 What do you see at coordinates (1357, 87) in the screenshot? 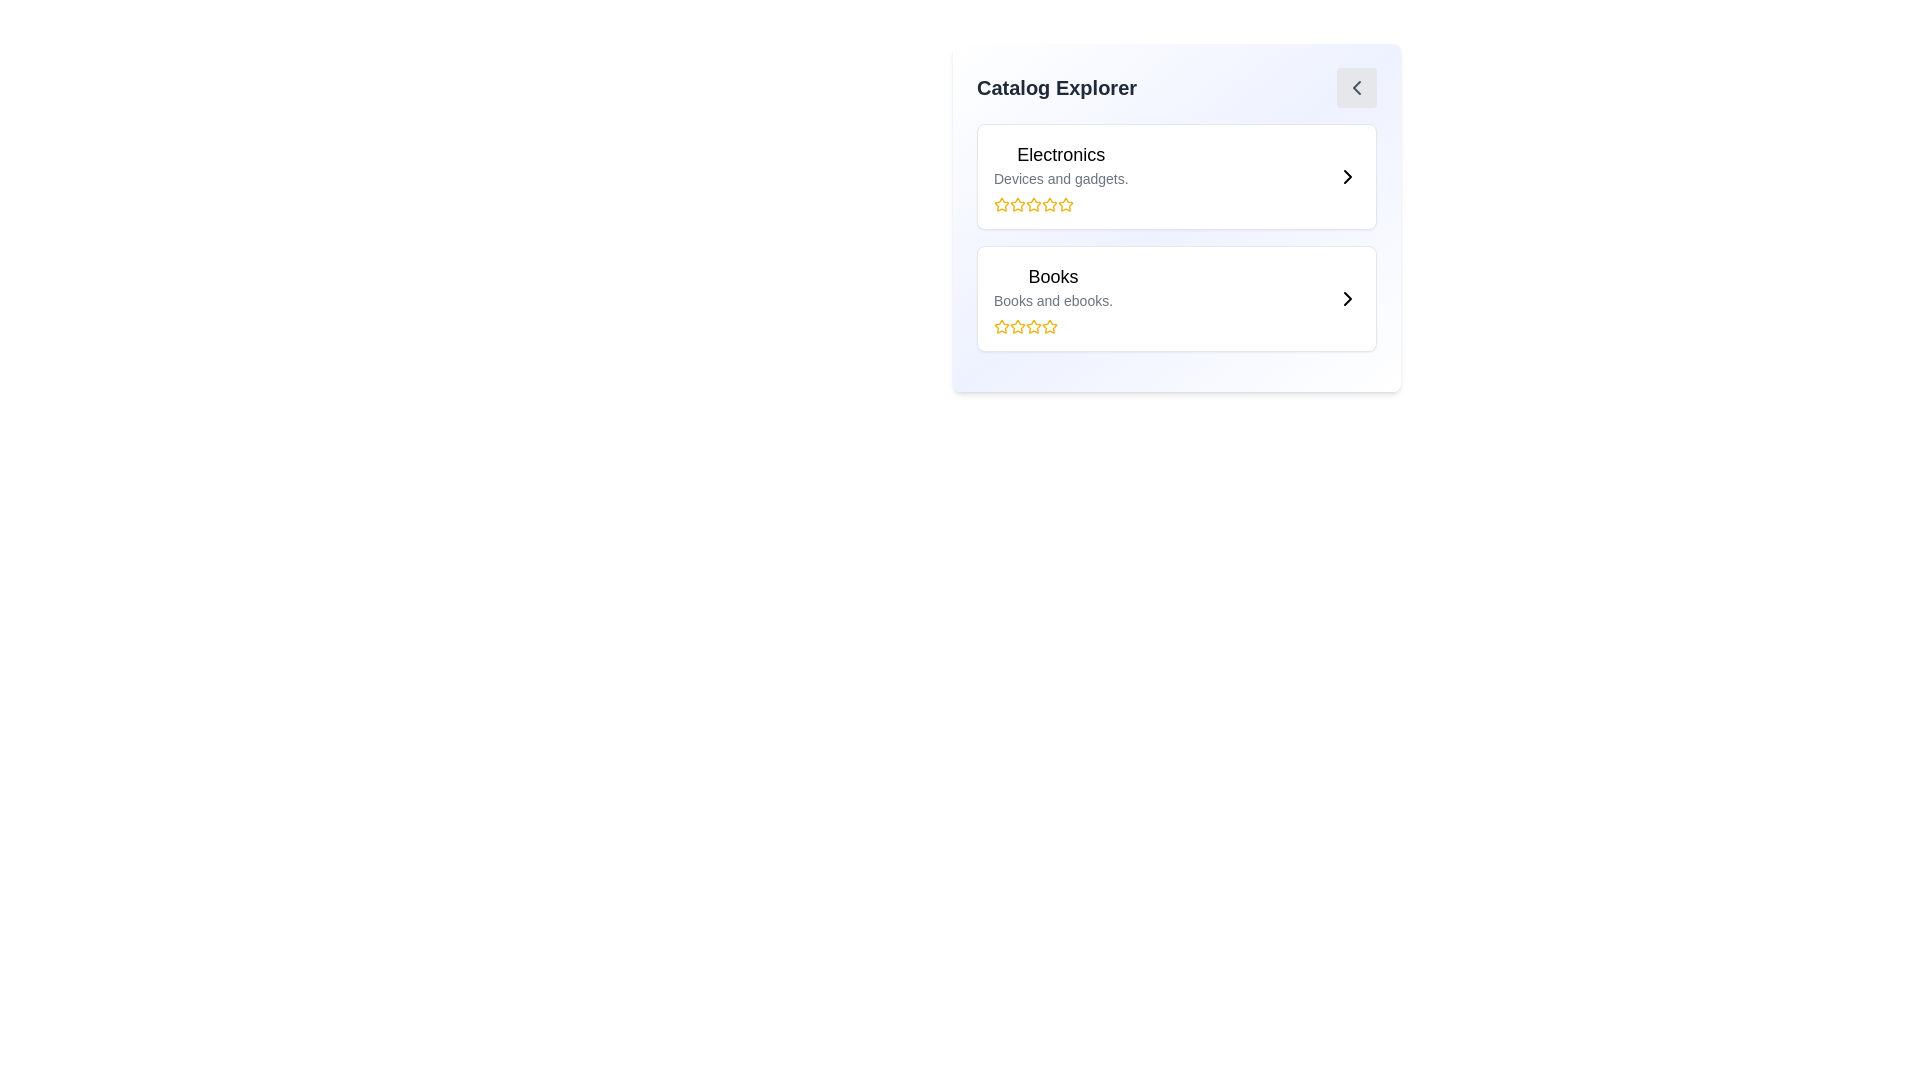
I see `the back navigation icon located in the top-right corner of the 'Catalog Explorer' card` at bounding box center [1357, 87].